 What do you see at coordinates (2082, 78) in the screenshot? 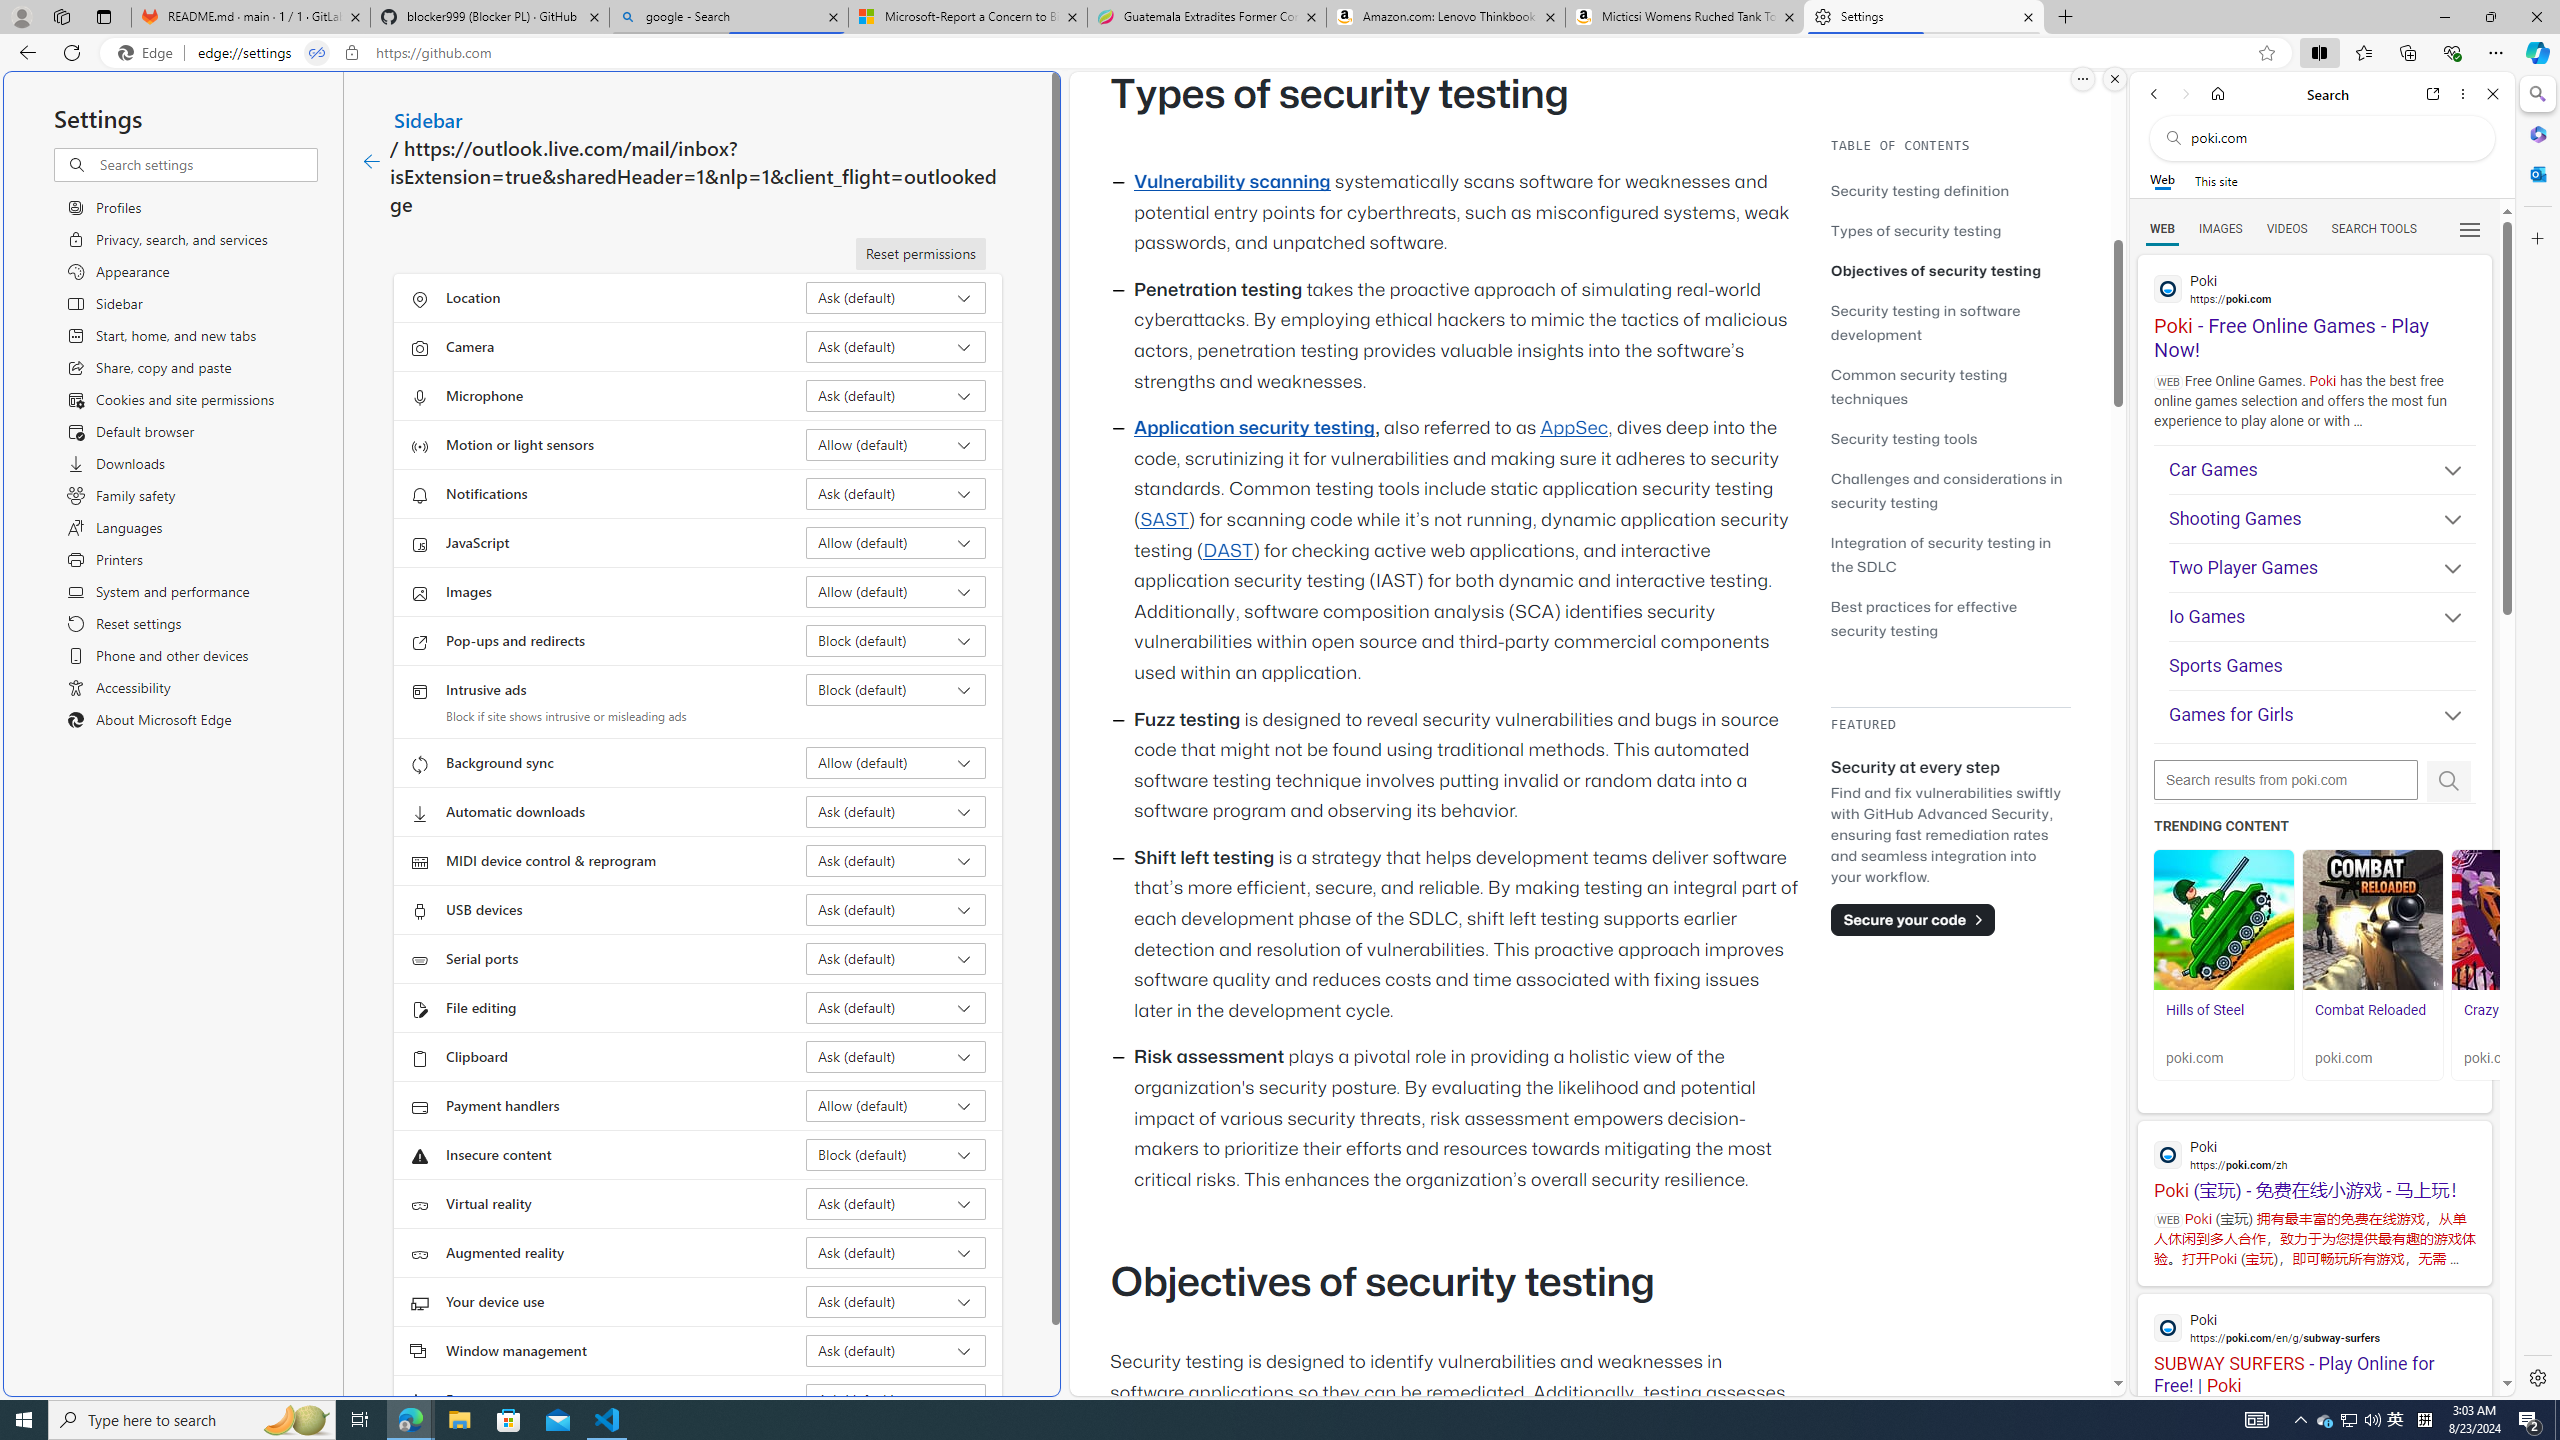
I see `'More options.'` at bounding box center [2082, 78].